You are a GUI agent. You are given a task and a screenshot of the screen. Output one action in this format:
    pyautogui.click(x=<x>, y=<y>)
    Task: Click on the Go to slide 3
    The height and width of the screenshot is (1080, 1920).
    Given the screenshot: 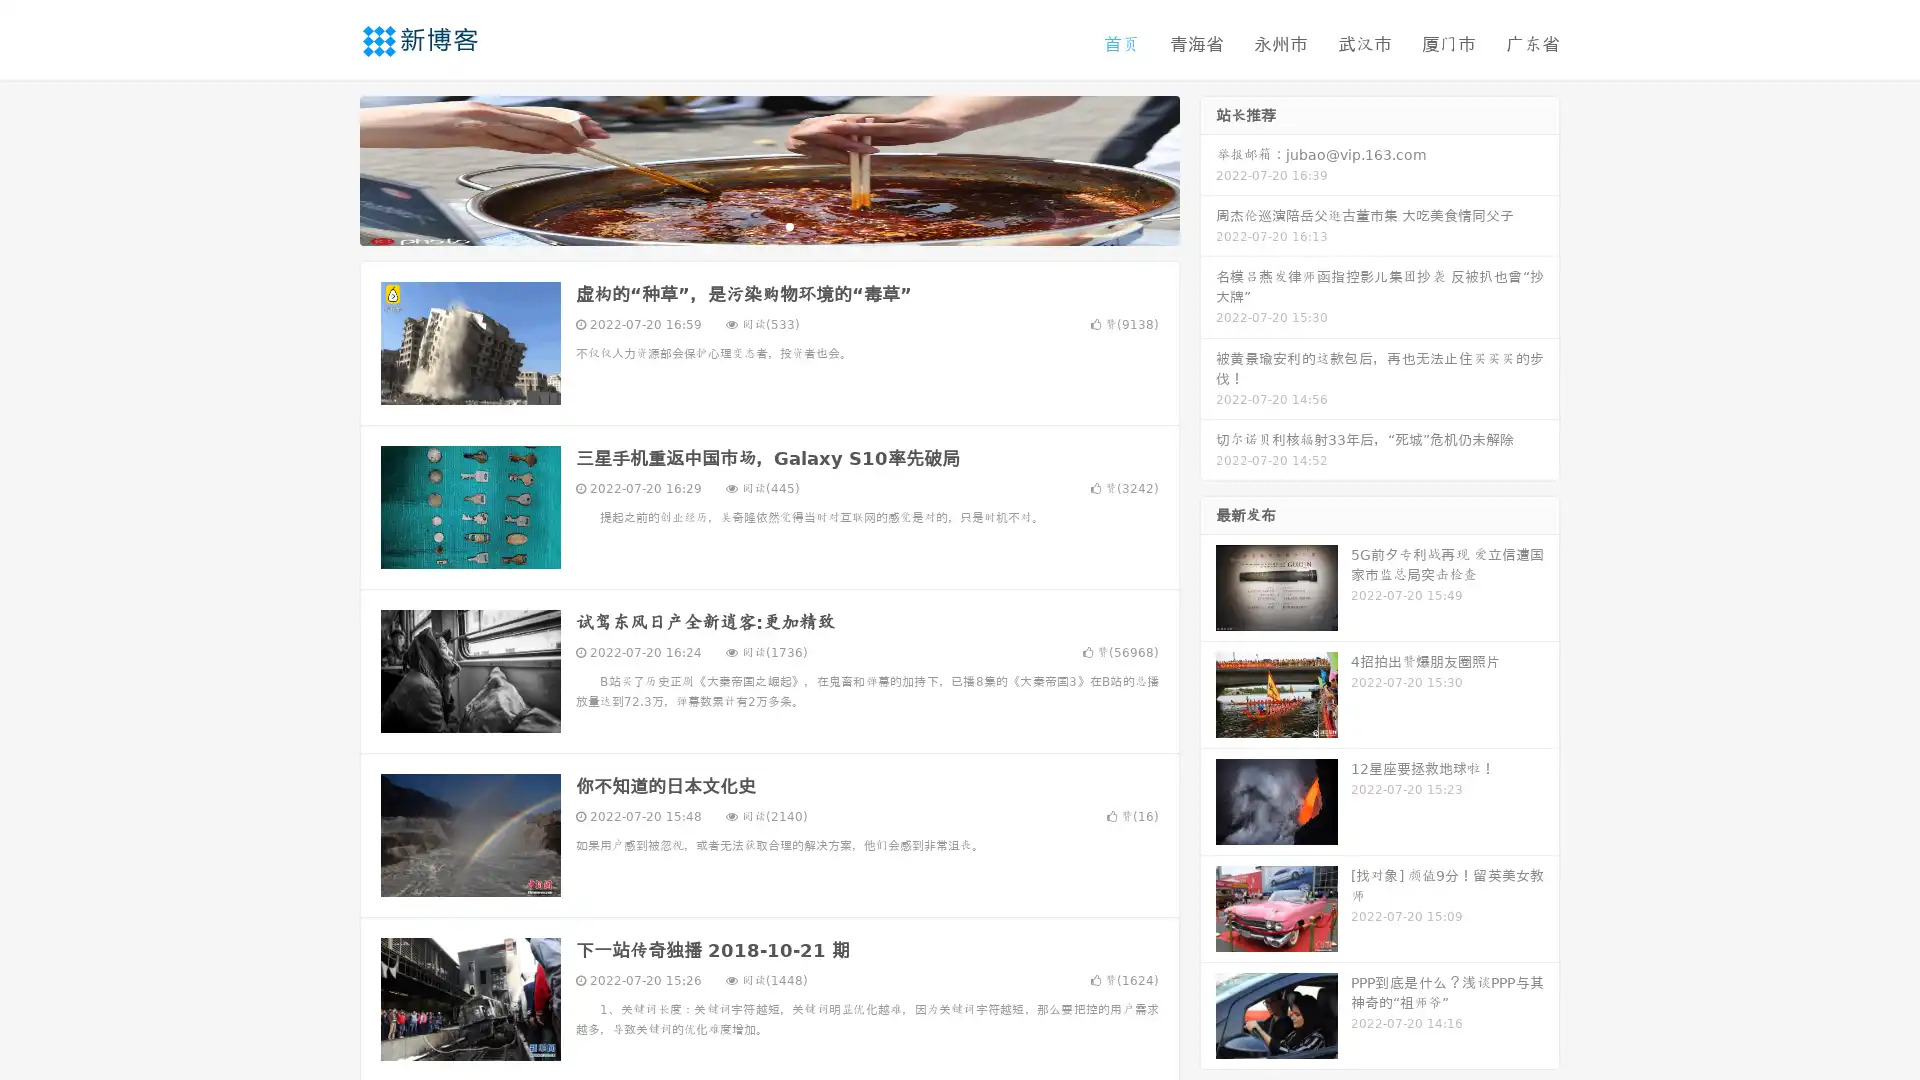 What is the action you would take?
    pyautogui.click(x=789, y=225)
    